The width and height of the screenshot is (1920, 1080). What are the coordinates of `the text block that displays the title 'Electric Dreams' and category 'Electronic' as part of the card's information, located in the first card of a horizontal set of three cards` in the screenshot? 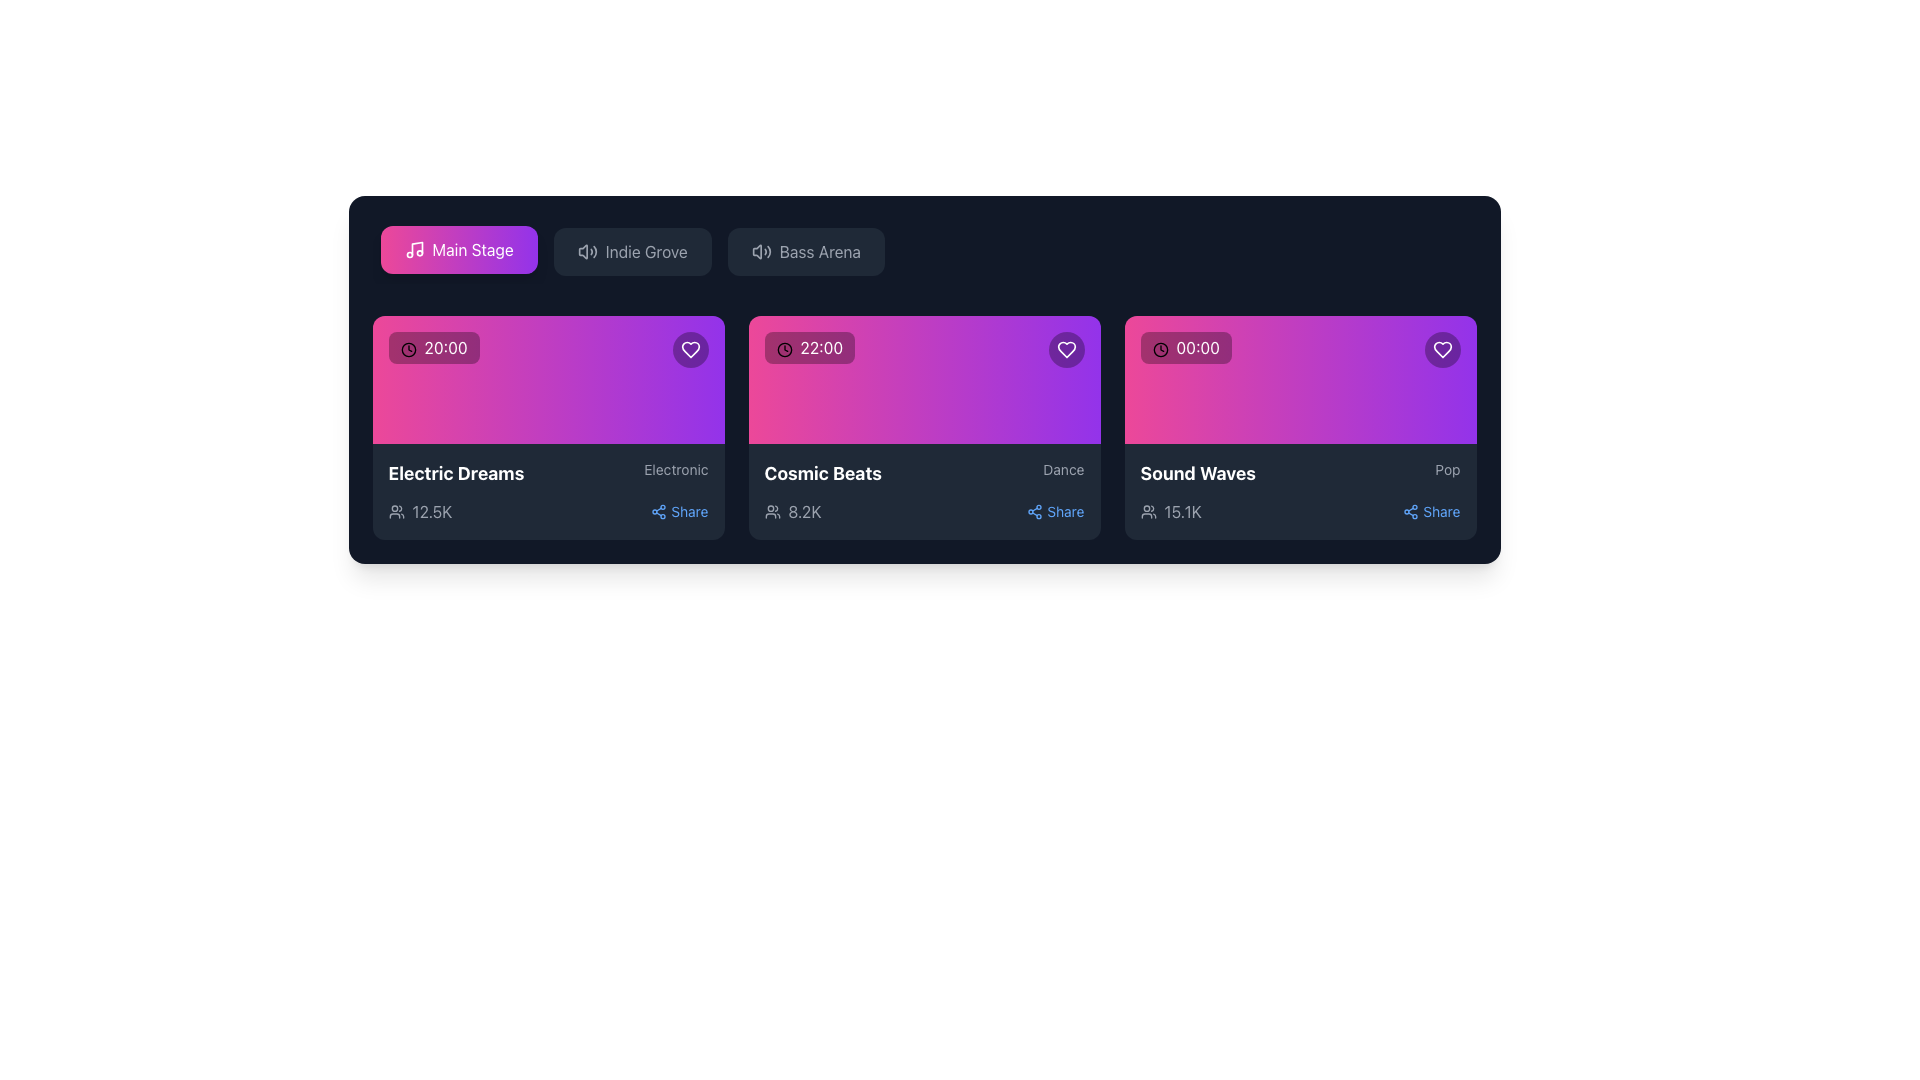 It's located at (548, 474).